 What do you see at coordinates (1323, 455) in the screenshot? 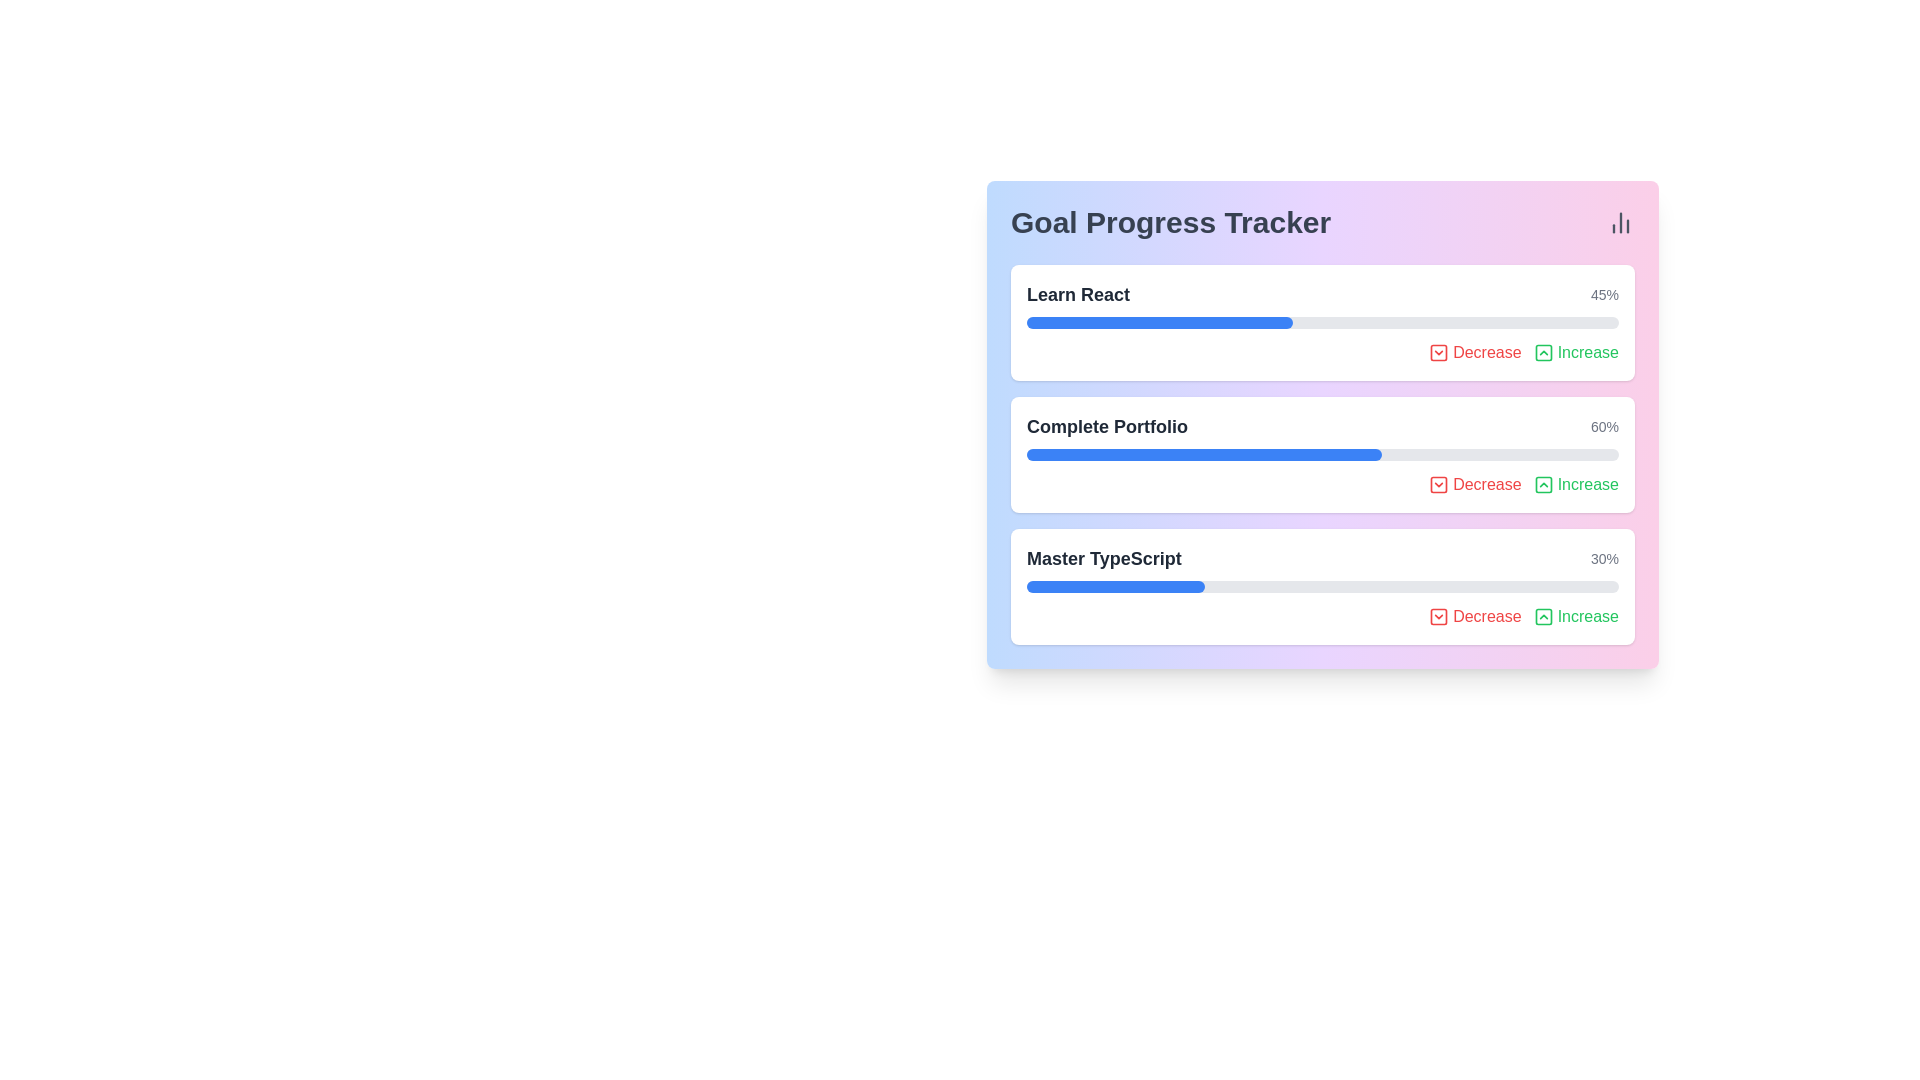
I see `the progress bar element, which is a horizontal bar with a gray background and a blue filled portion, located below the 'Complete Portfolio' label` at bounding box center [1323, 455].